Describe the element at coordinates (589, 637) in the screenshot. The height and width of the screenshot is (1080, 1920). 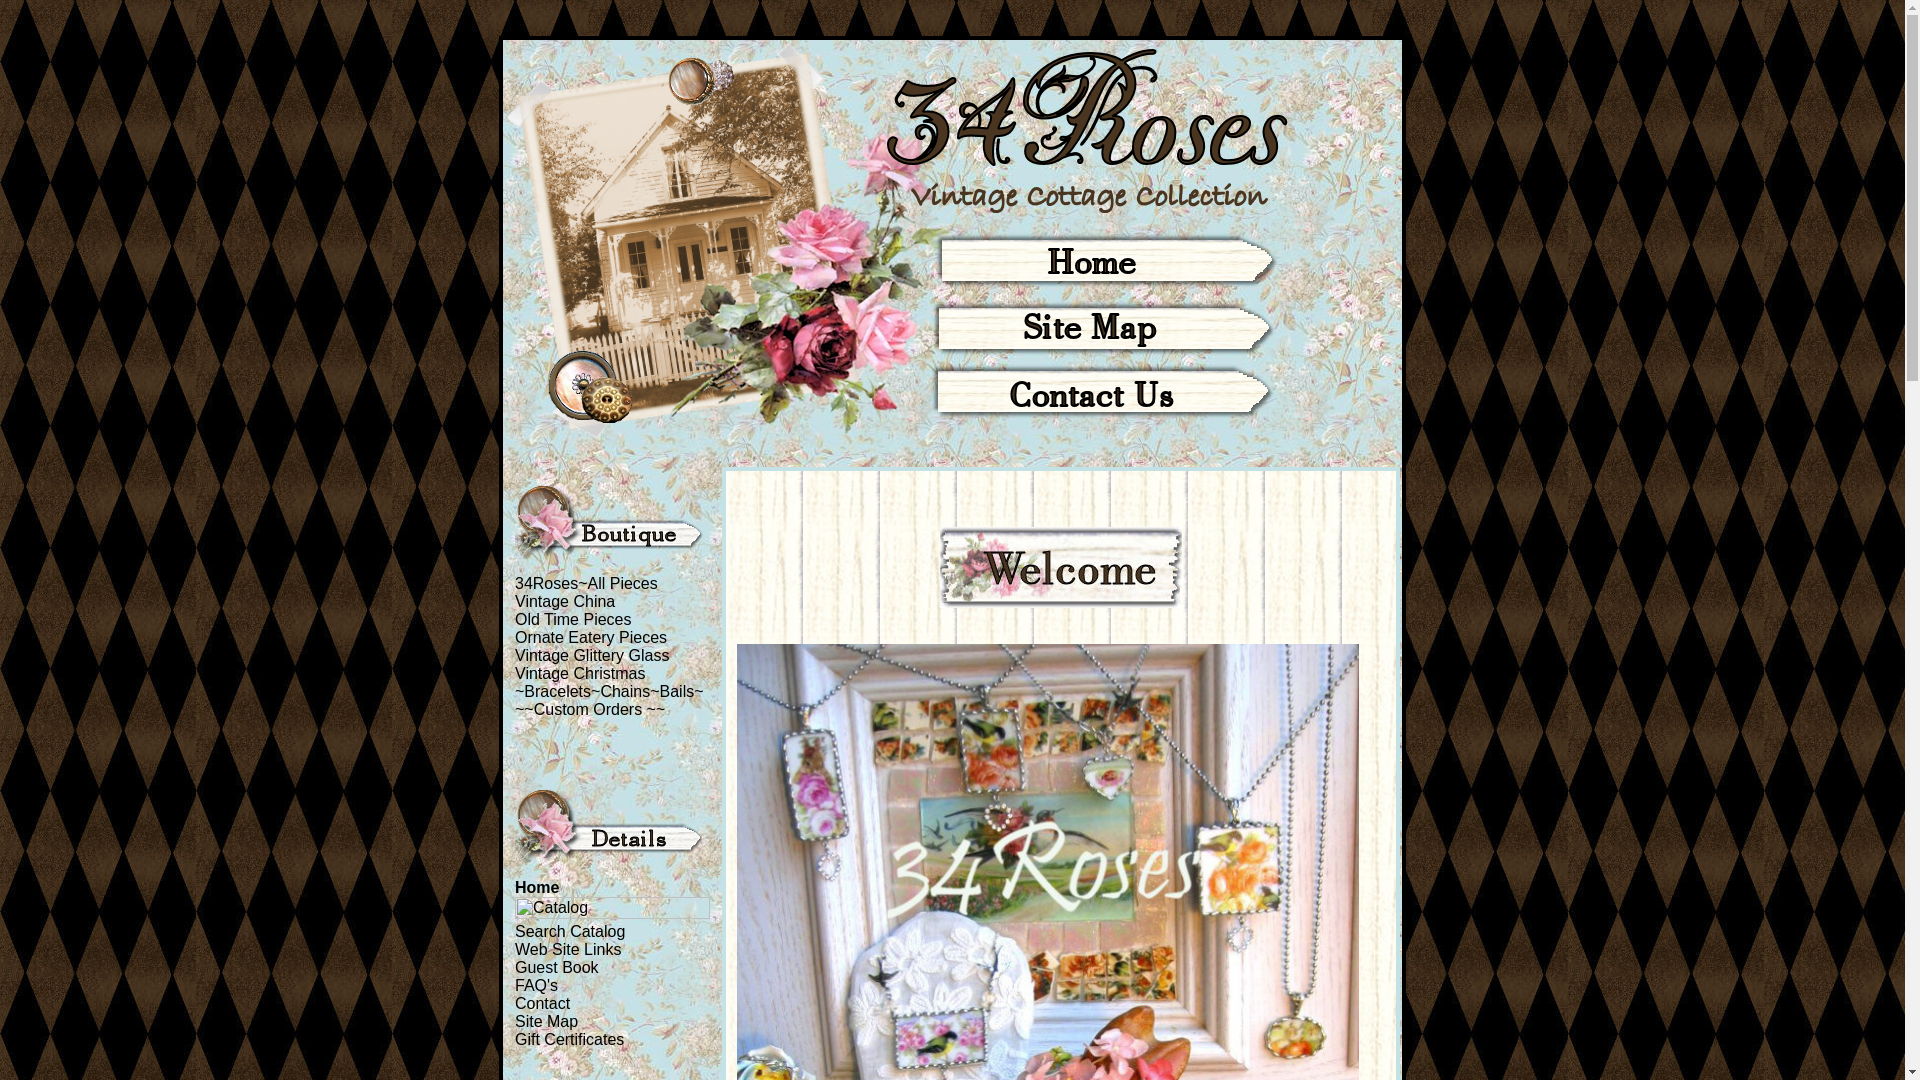
I see `'Ornate Eatery Pieces'` at that location.